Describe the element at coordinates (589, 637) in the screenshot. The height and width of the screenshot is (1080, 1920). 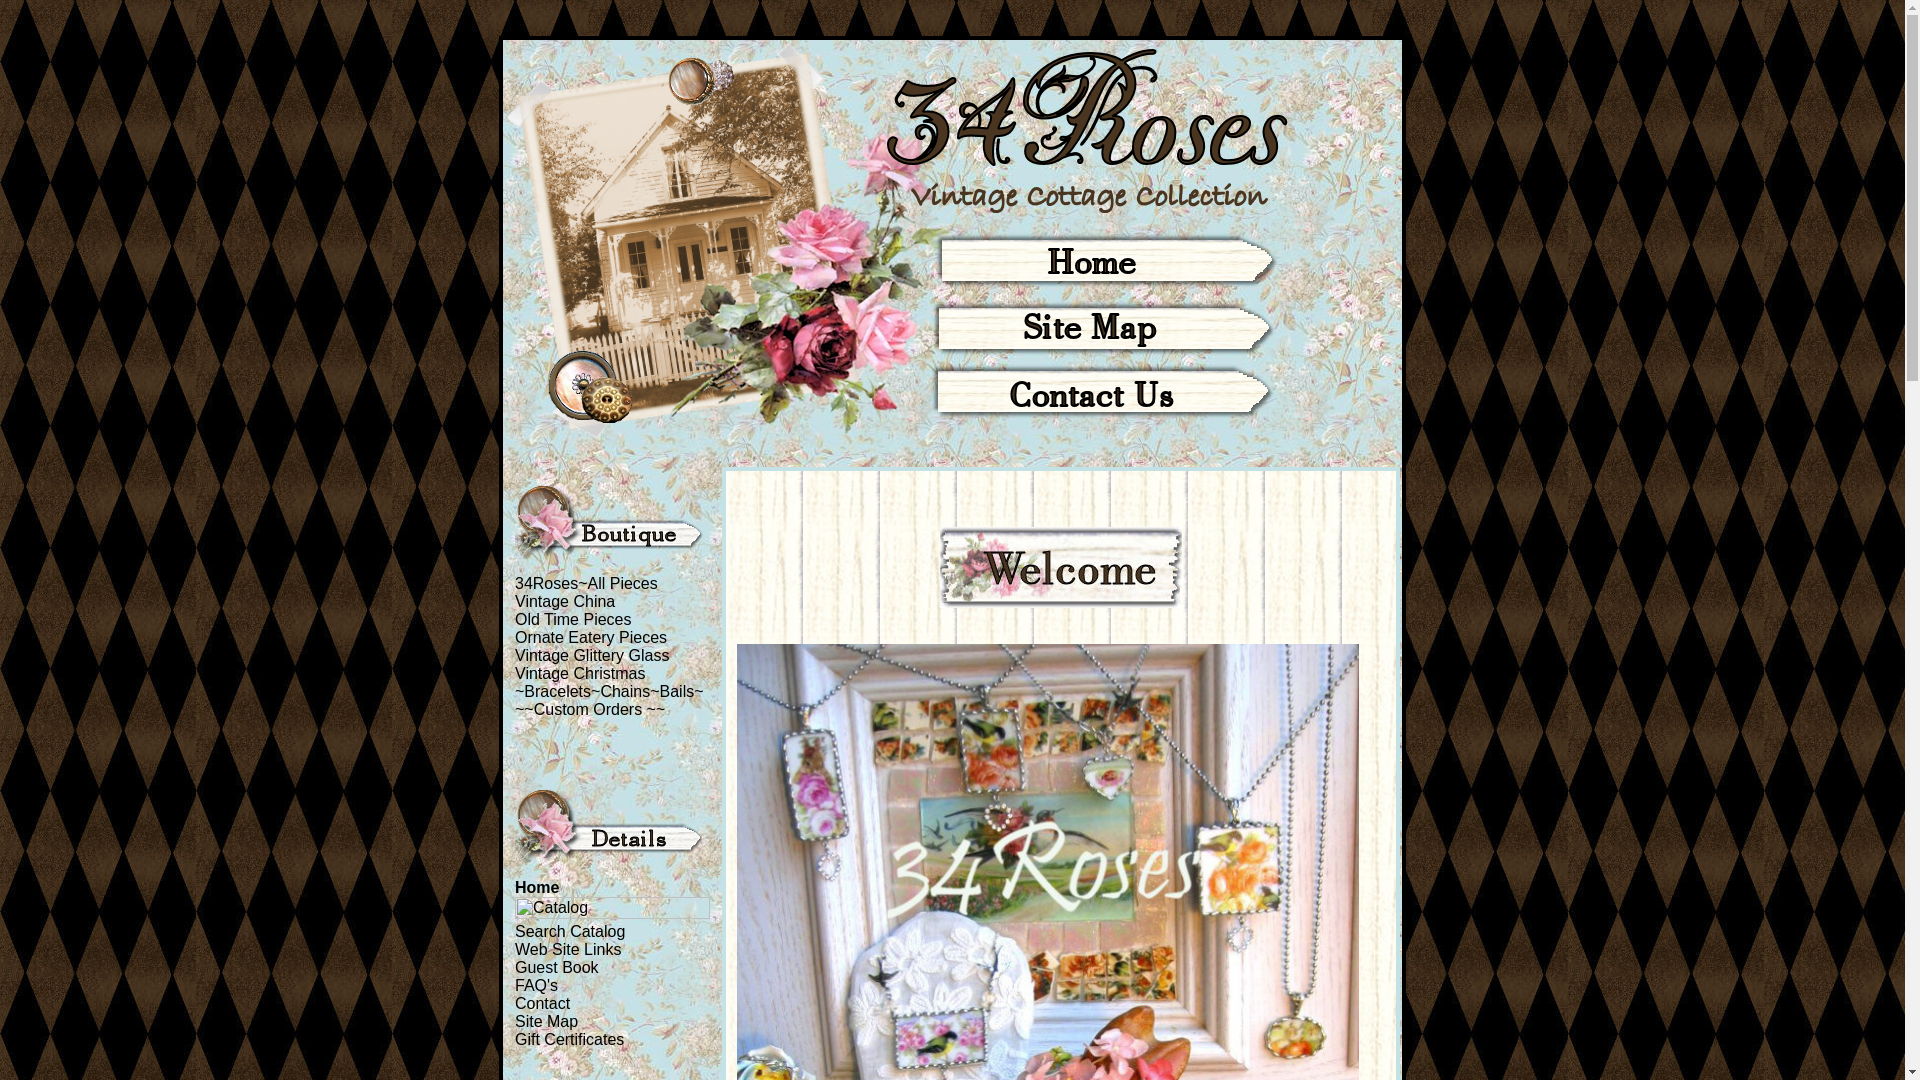
I see `'Ornate Eatery Pieces'` at that location.